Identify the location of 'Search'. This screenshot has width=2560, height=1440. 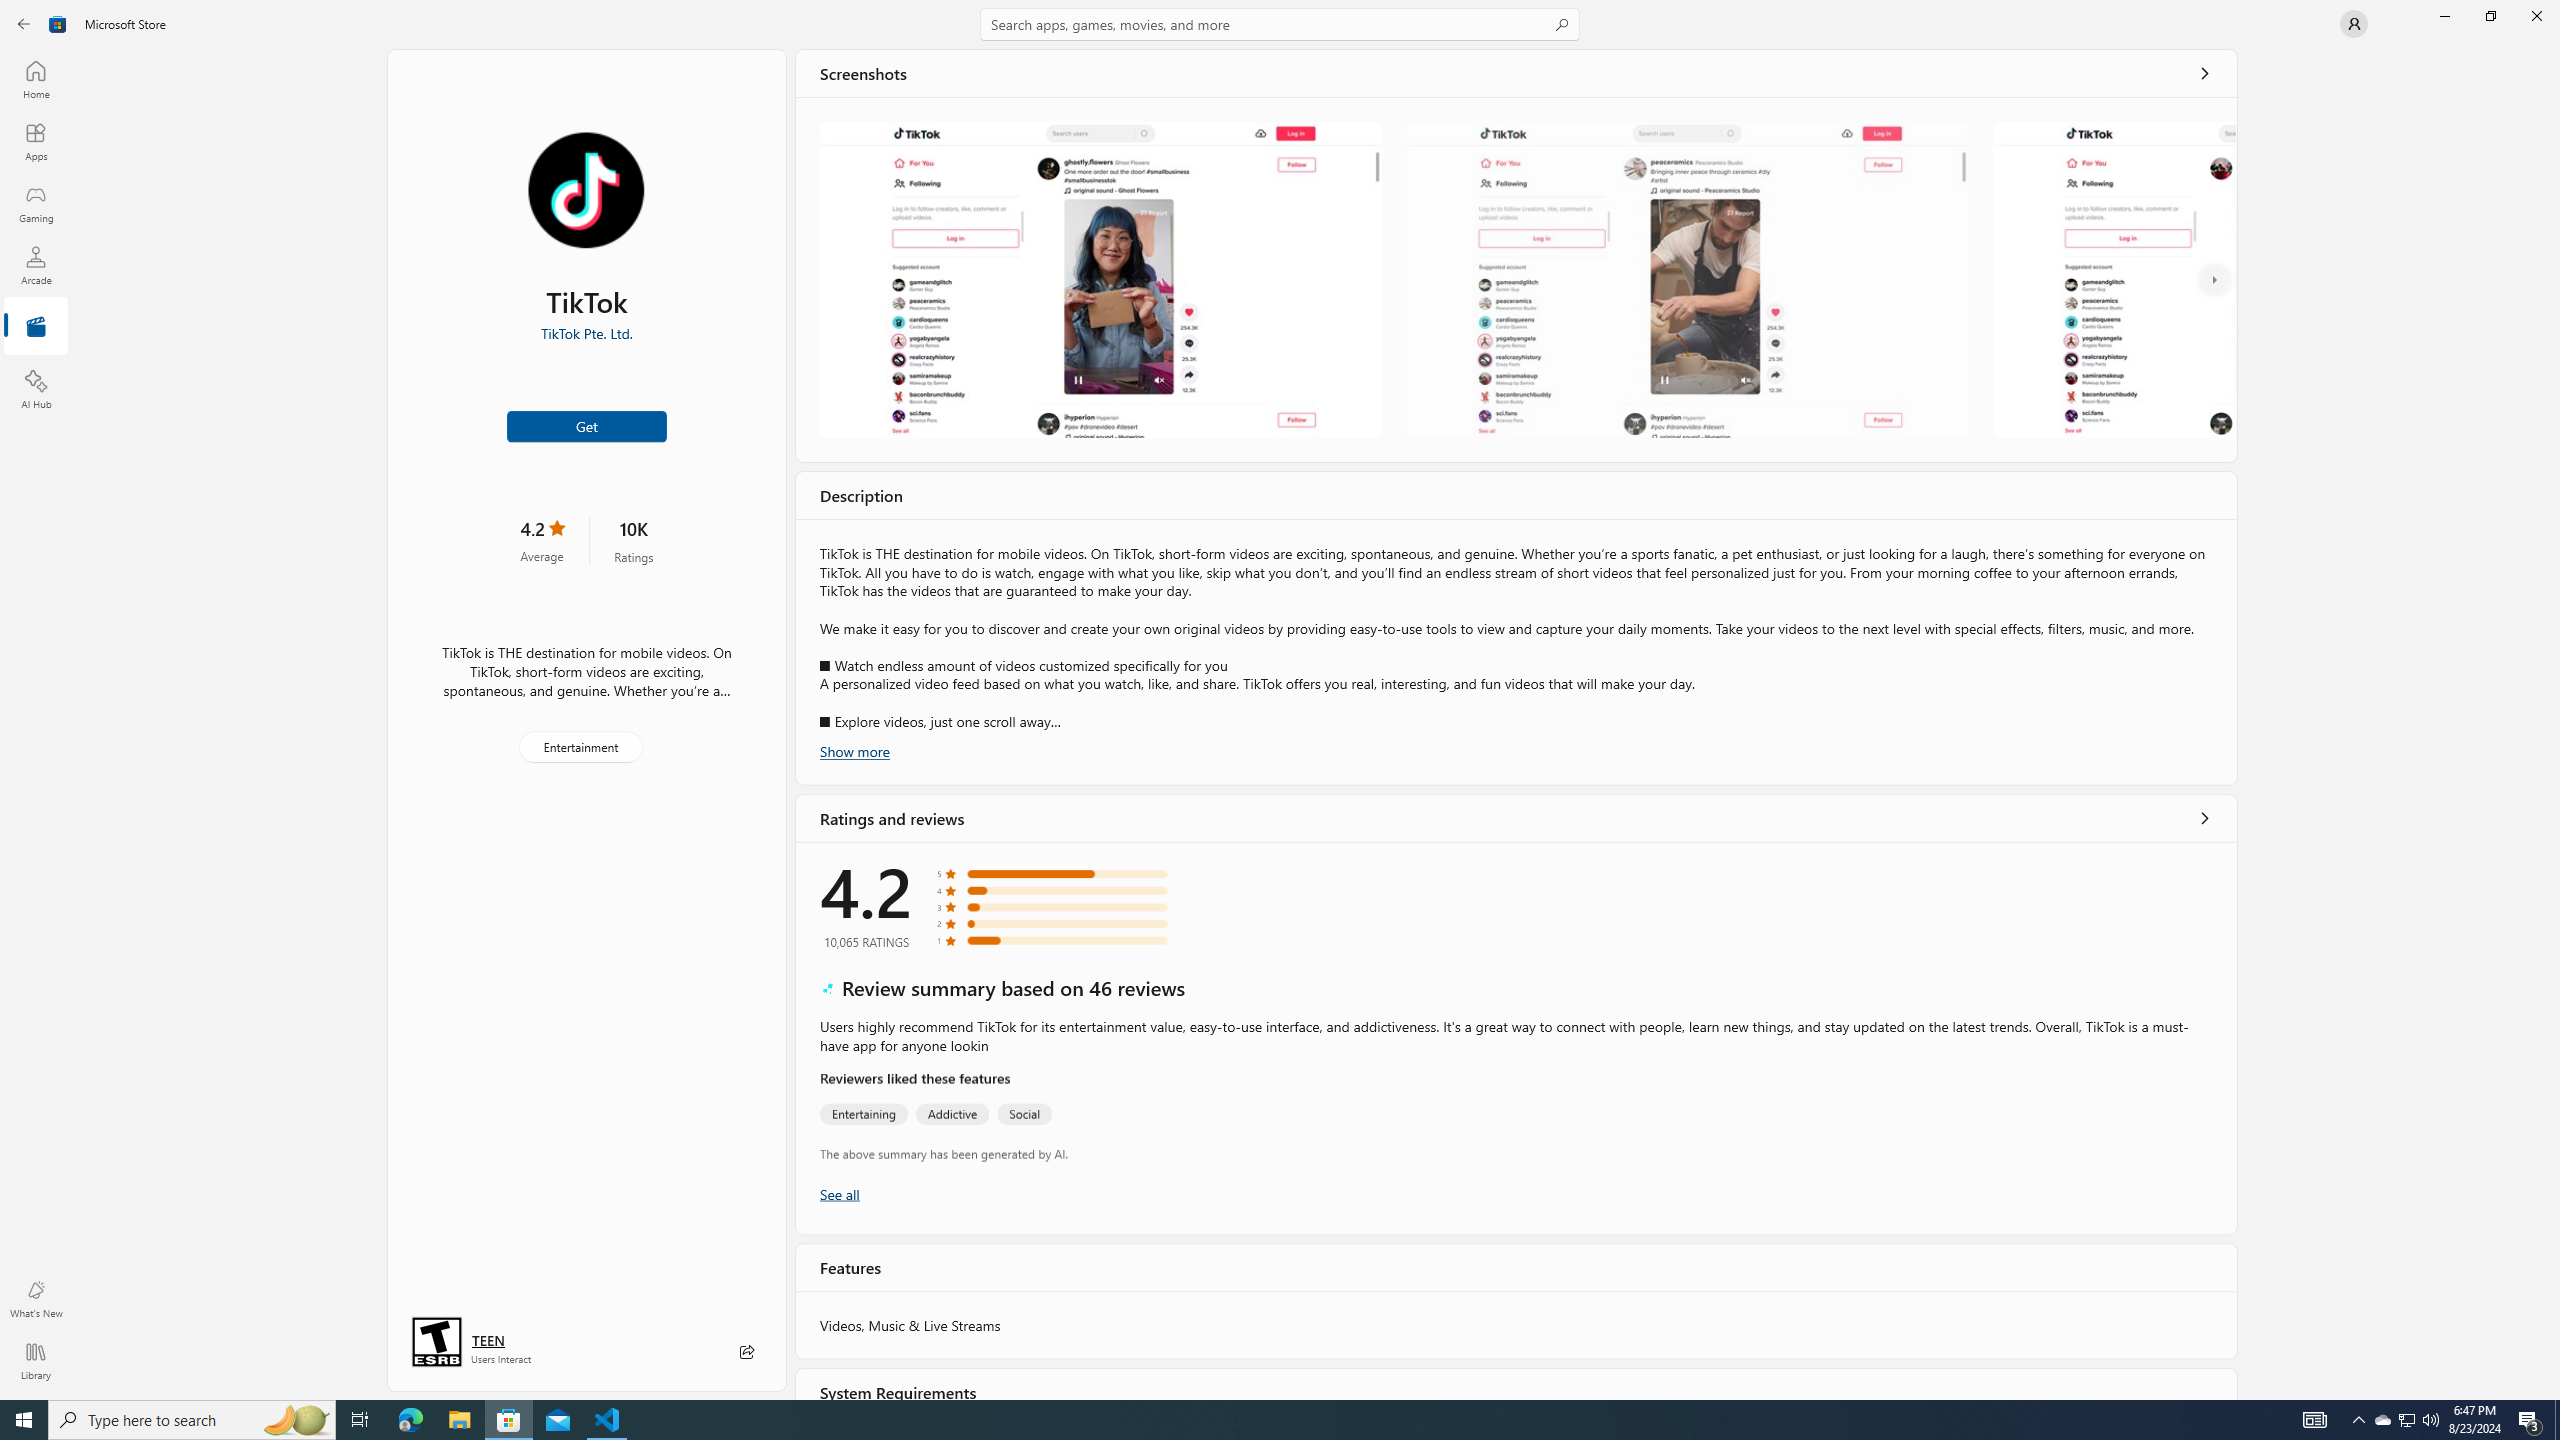
(1280, 23).